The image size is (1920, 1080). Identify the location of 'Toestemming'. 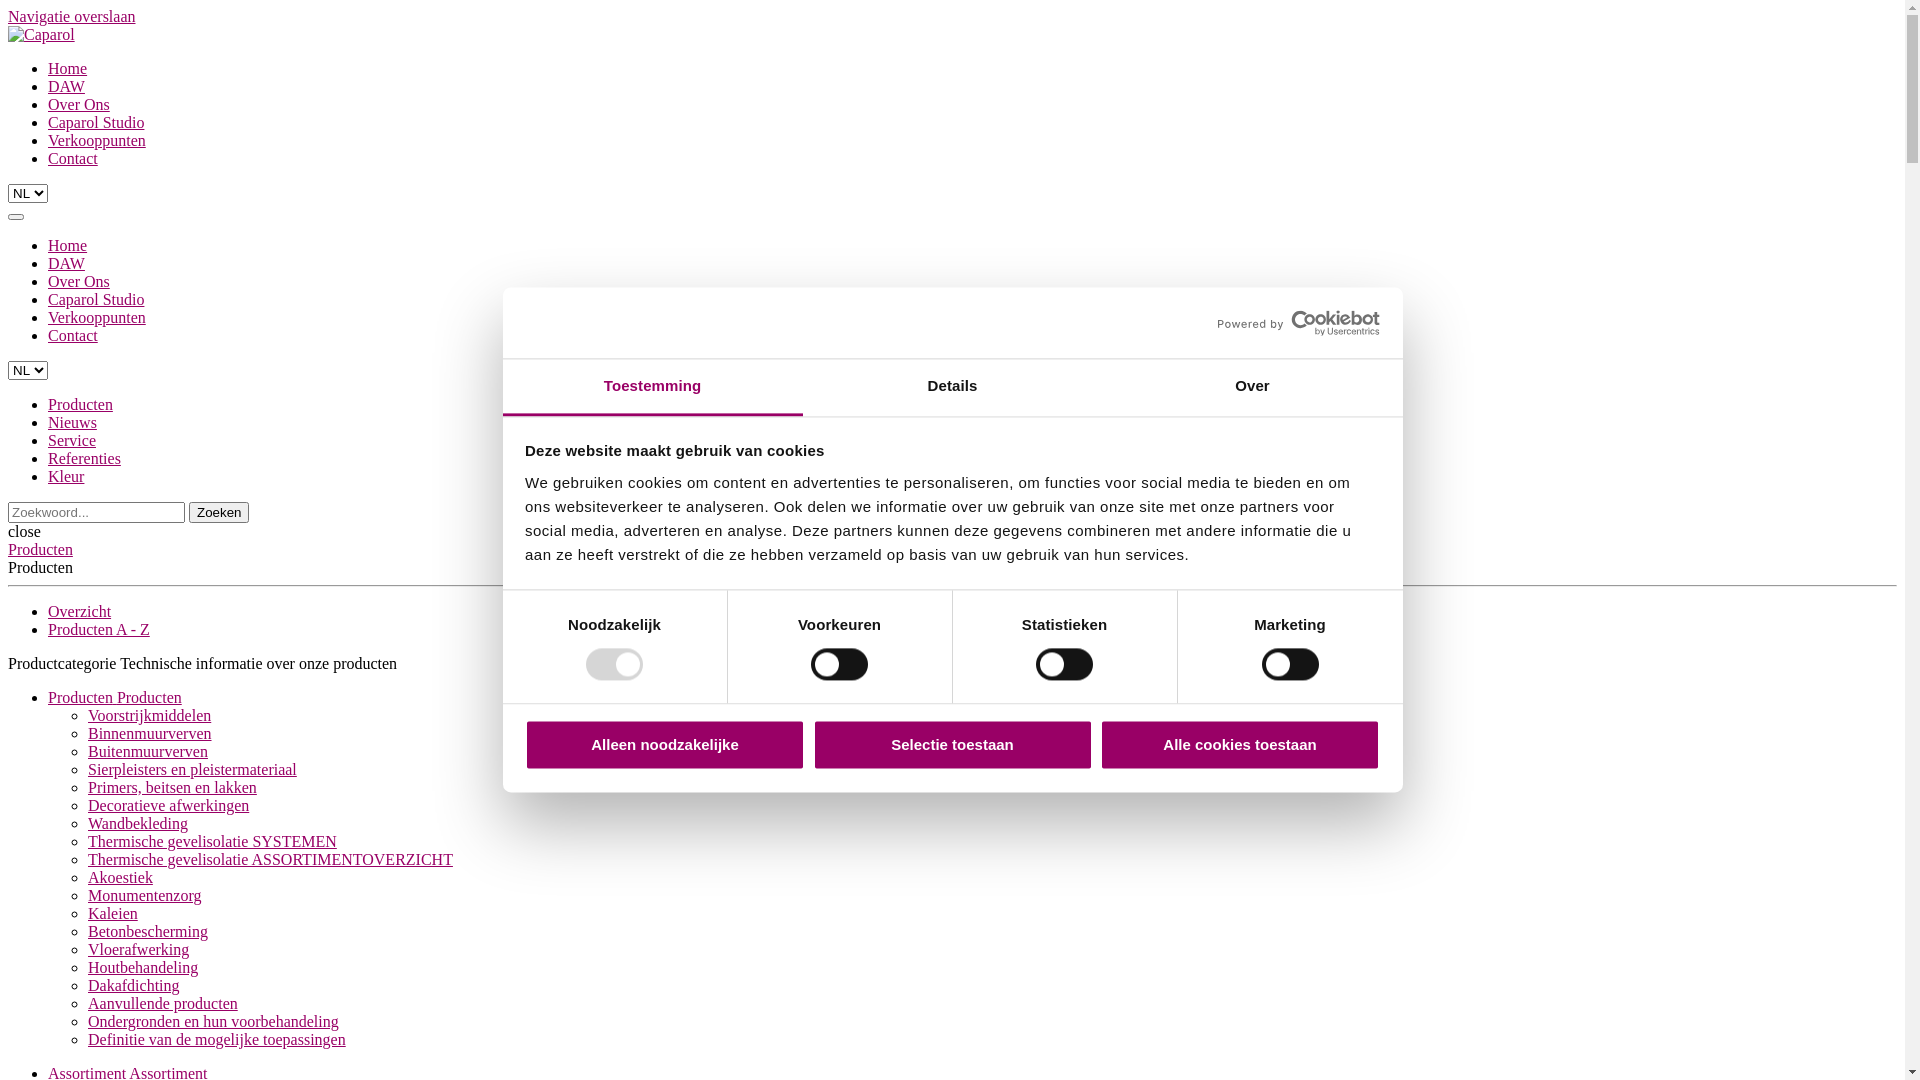
(652, 387).